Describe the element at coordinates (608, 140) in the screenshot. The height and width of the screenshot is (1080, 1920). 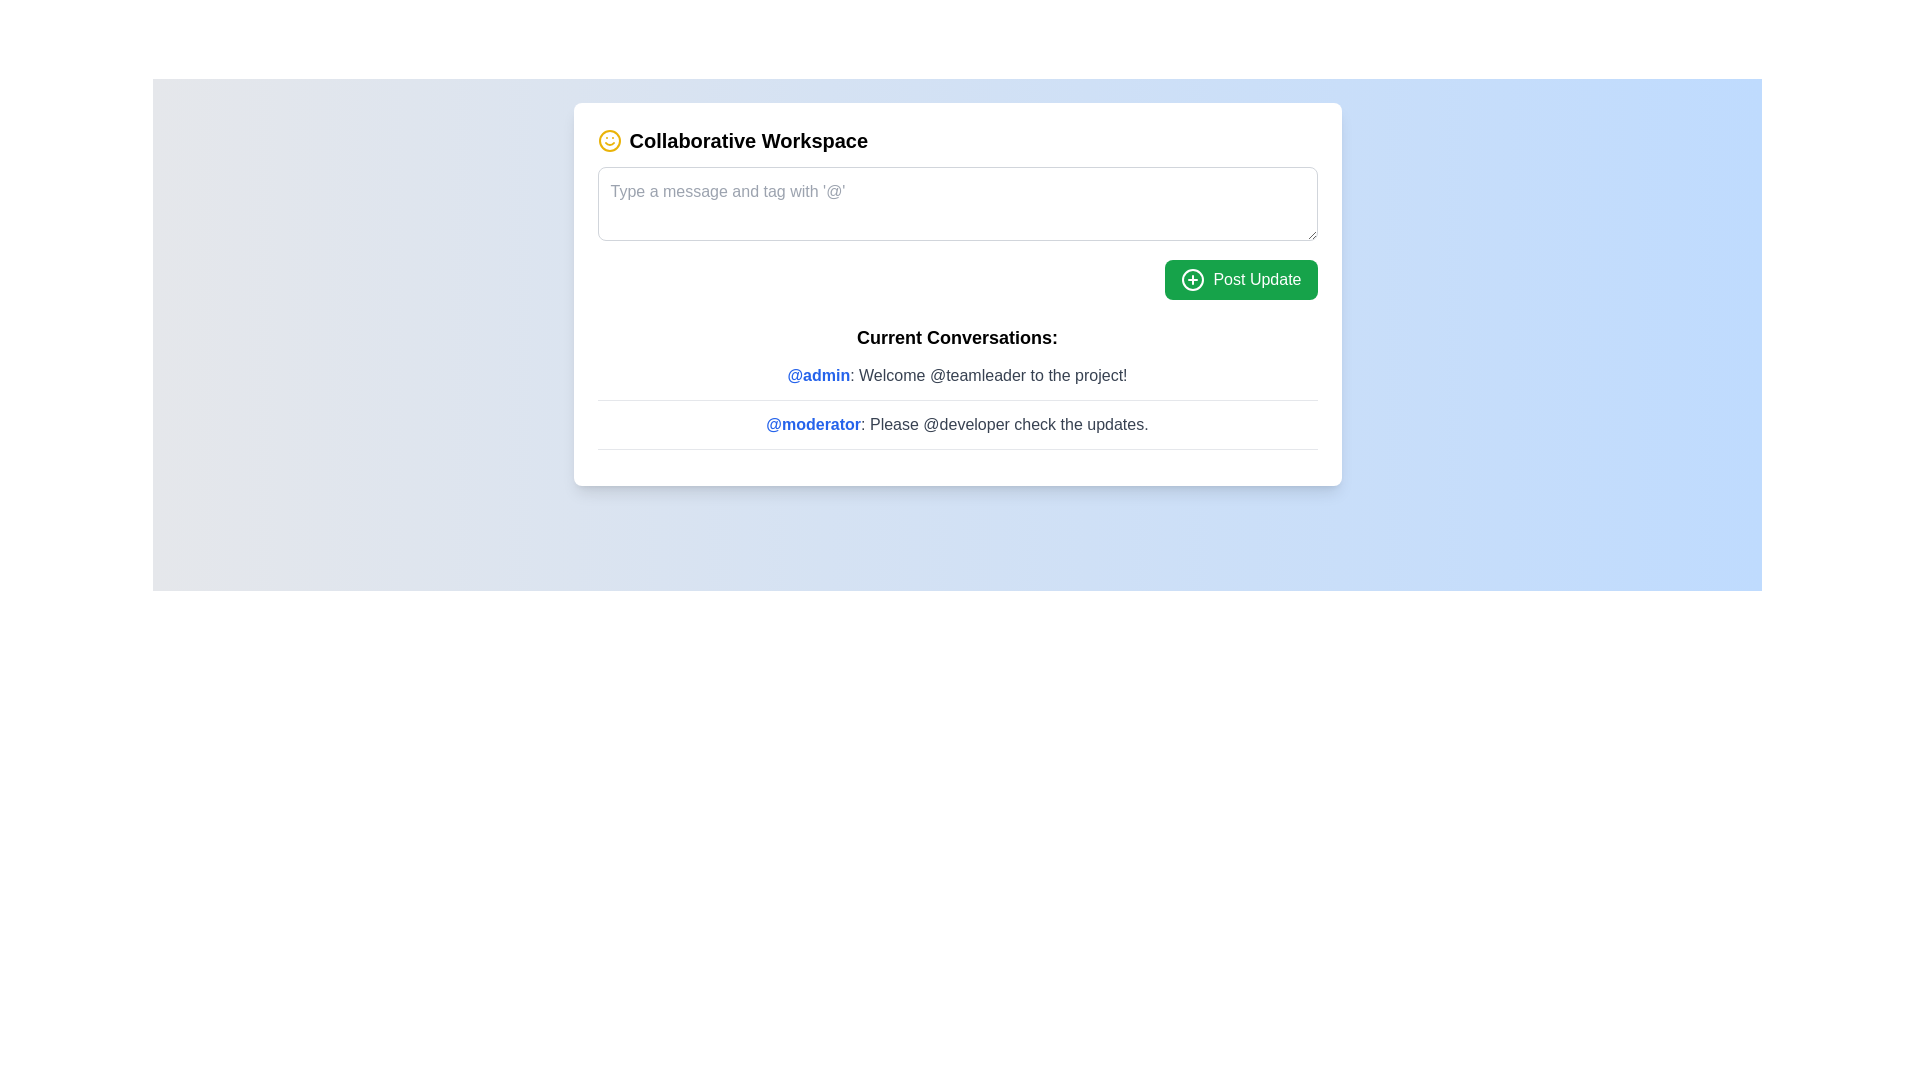
I see `the SVG Circle that represents the outer boundary of a smiling face icon located in the top-left portion of the main interface` at that location.